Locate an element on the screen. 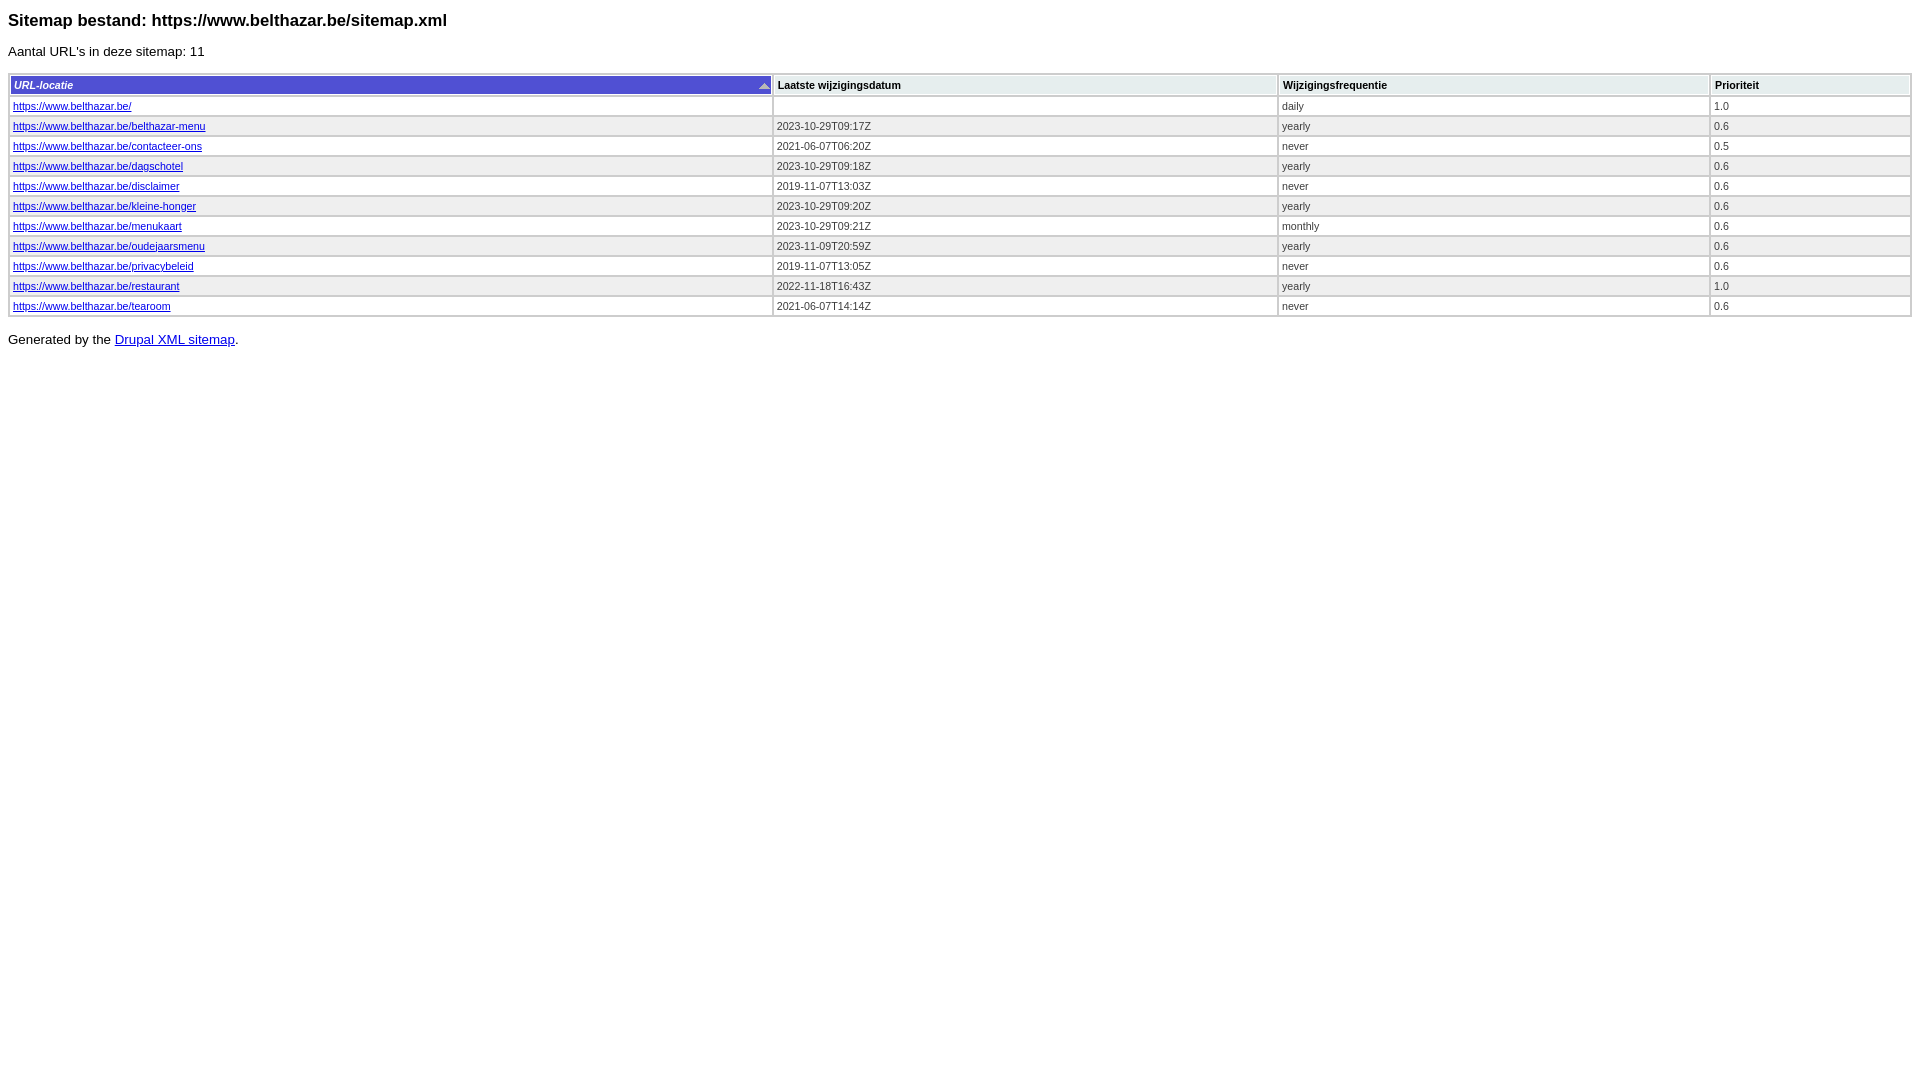 This screenshot has width=1920, height=1080. 'https://www.belthazar.be/kleine-honger' is located at coordinates (103, 205).